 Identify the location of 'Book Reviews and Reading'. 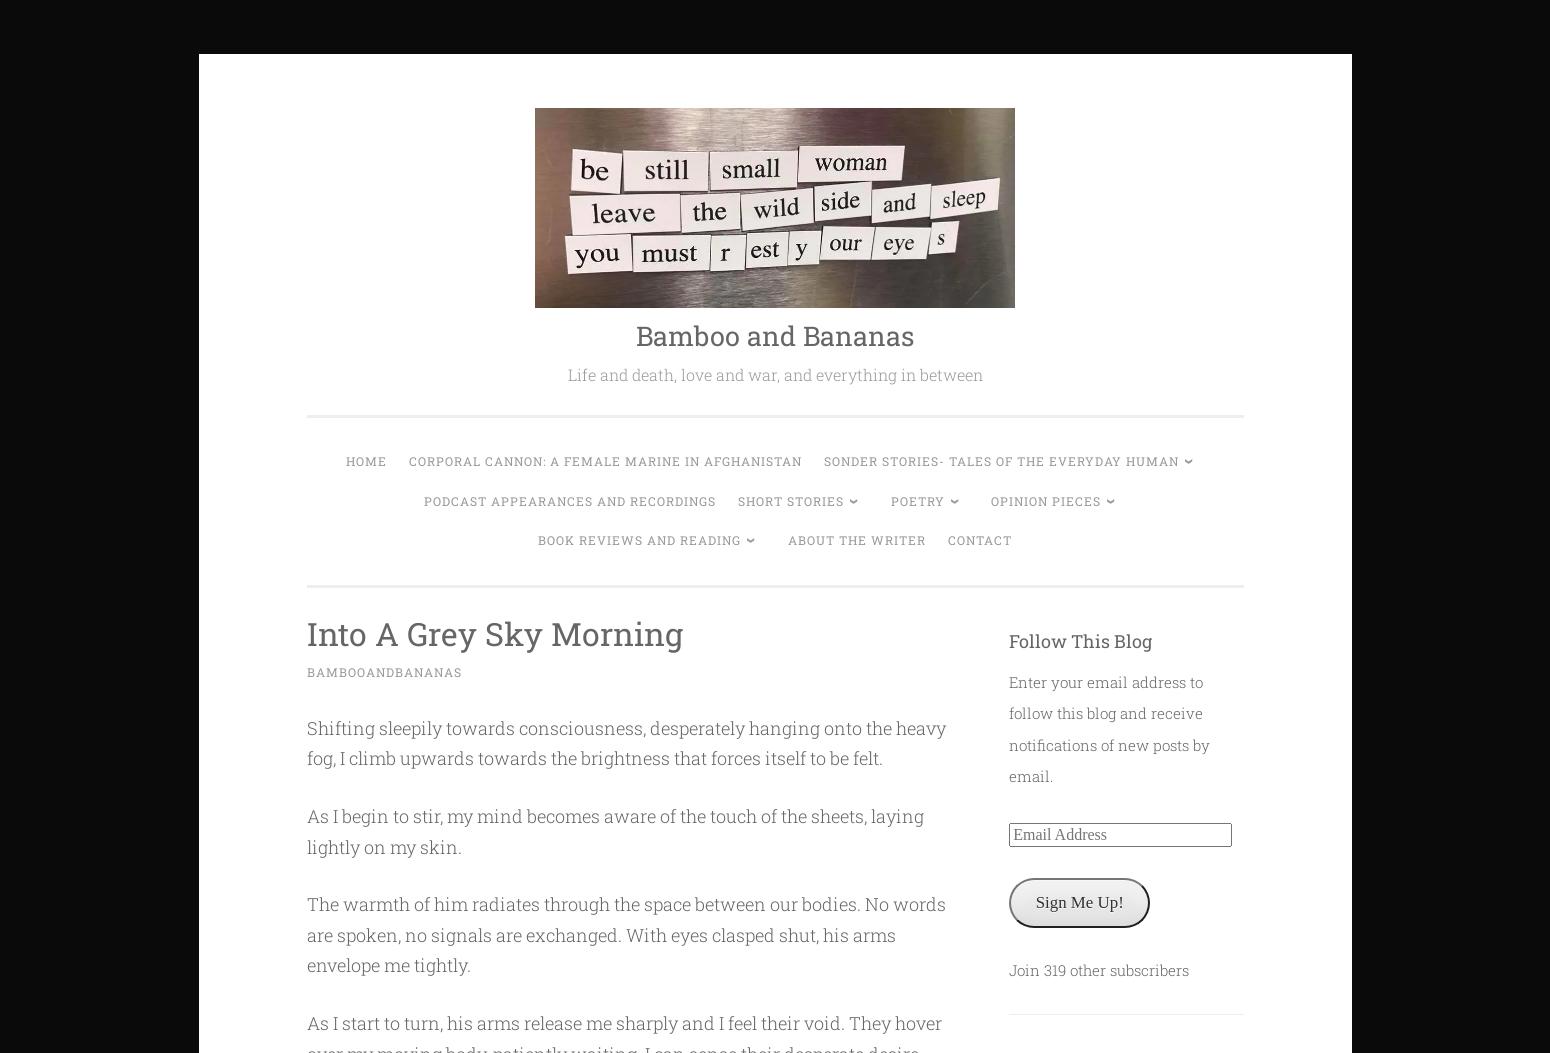
(537, 538).